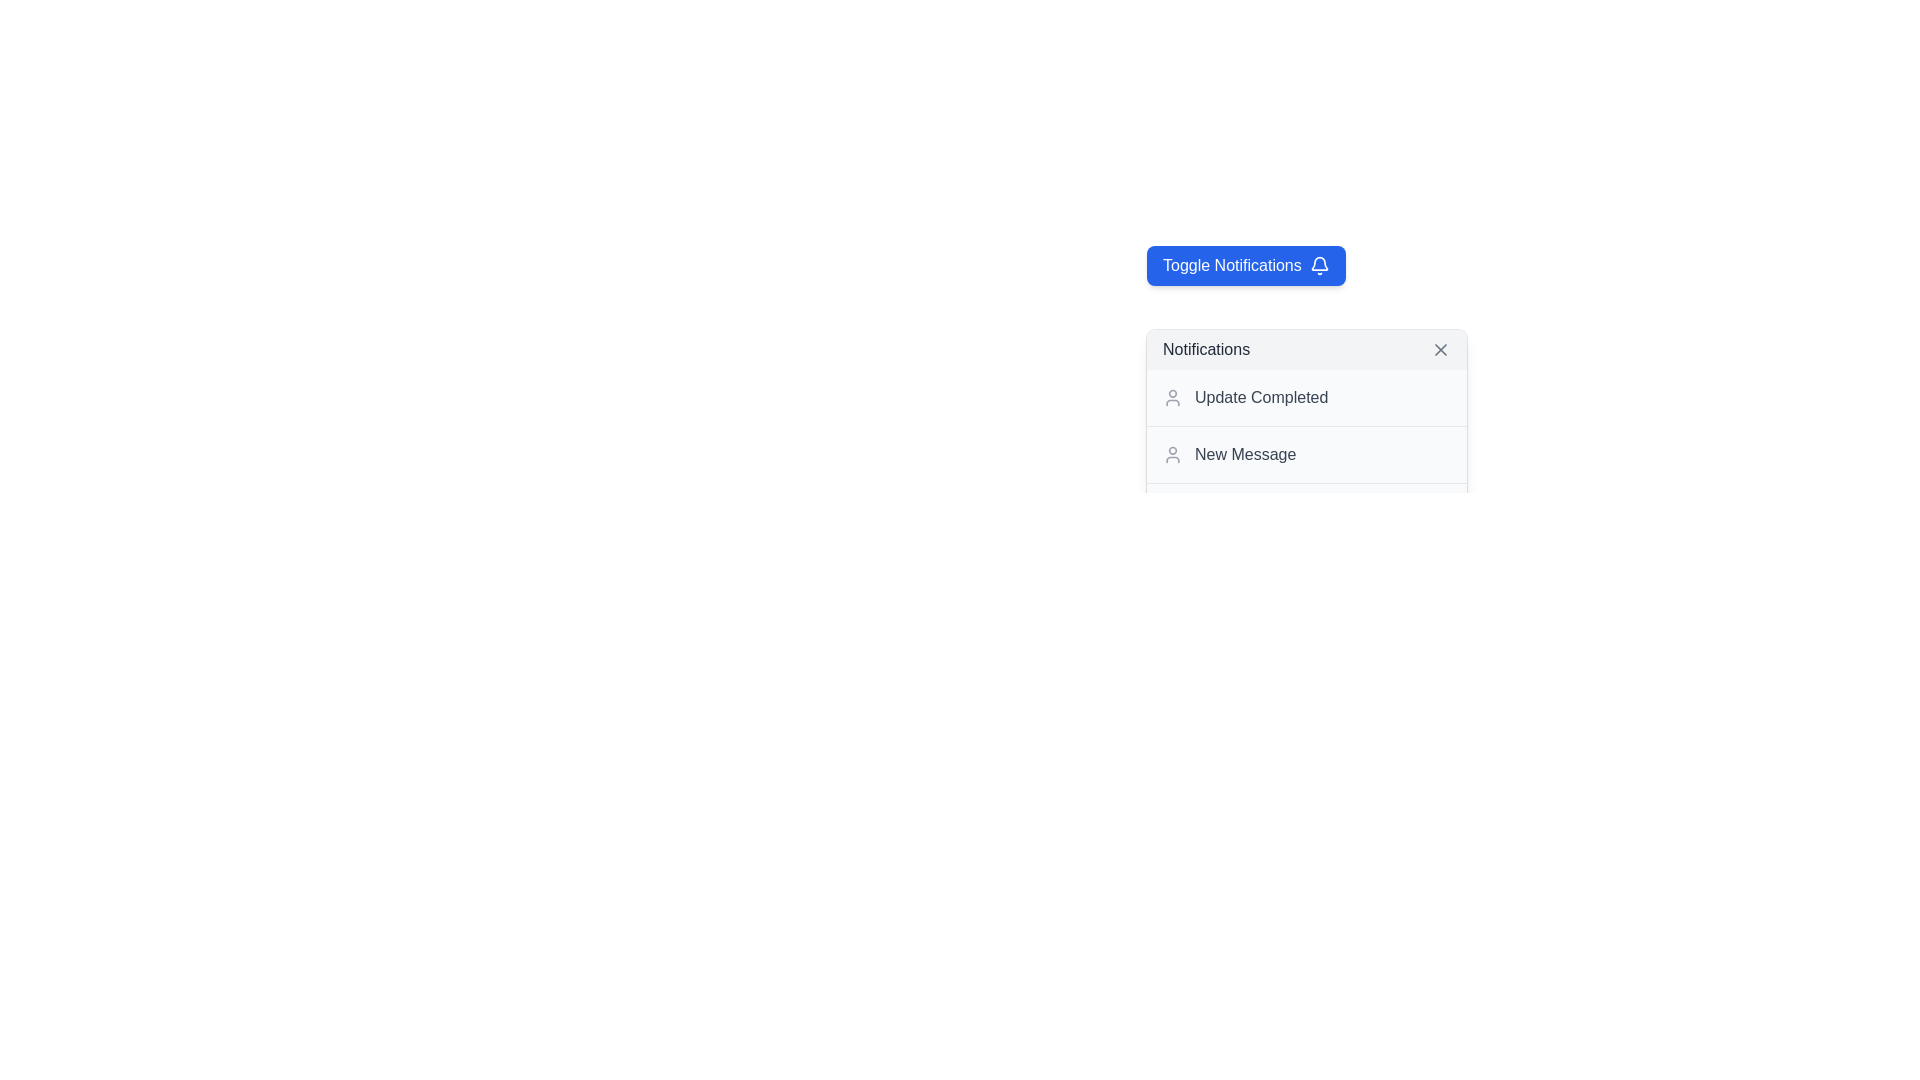 The image size is (1920, 1080). Describe the element at coordinates (1306, 434) in the screenshot. I see `the individual notifications in the 'Notifications' dropdown panel, which is styled with a light gray background and contains notification items such as 'Update Completed', 'New Message', and 'Settings Changed'` at that location.